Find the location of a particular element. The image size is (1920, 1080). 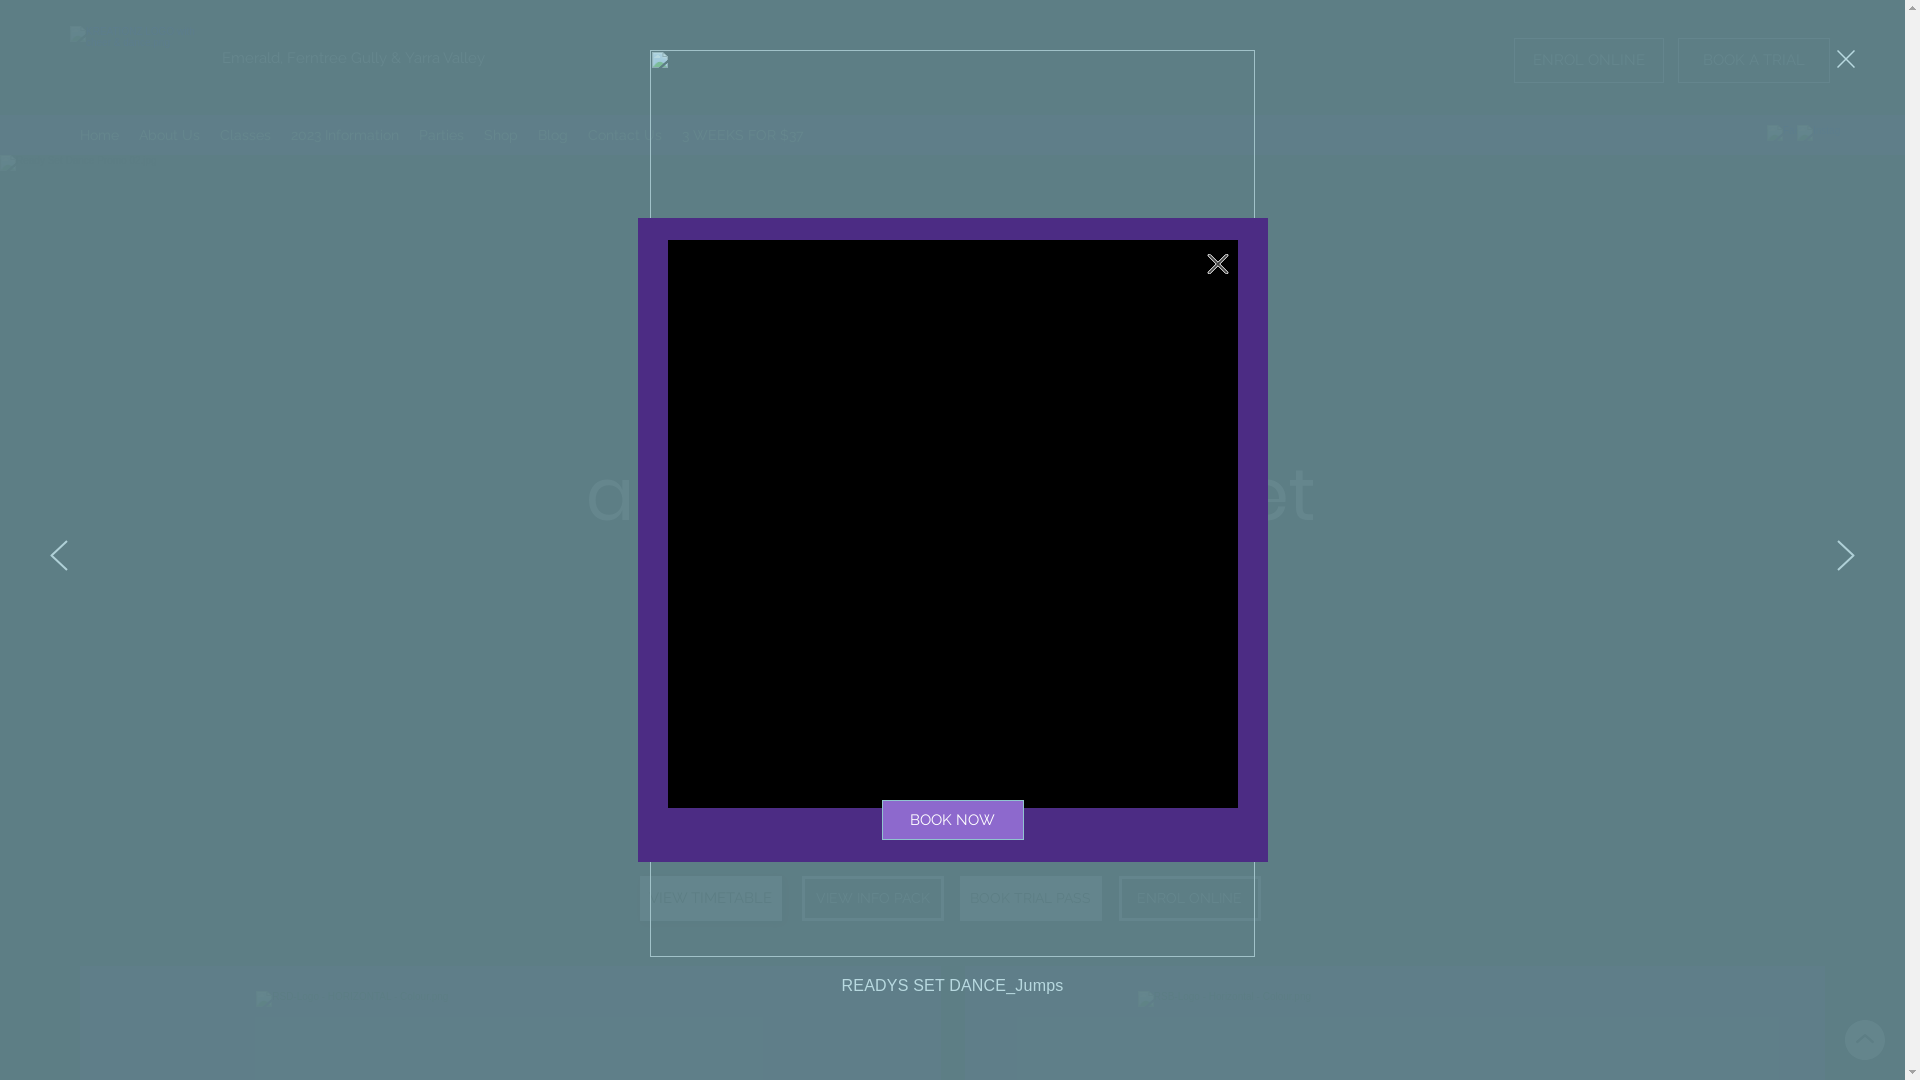

'ENROL ONLINE' is located at coordinates (1587, 59).